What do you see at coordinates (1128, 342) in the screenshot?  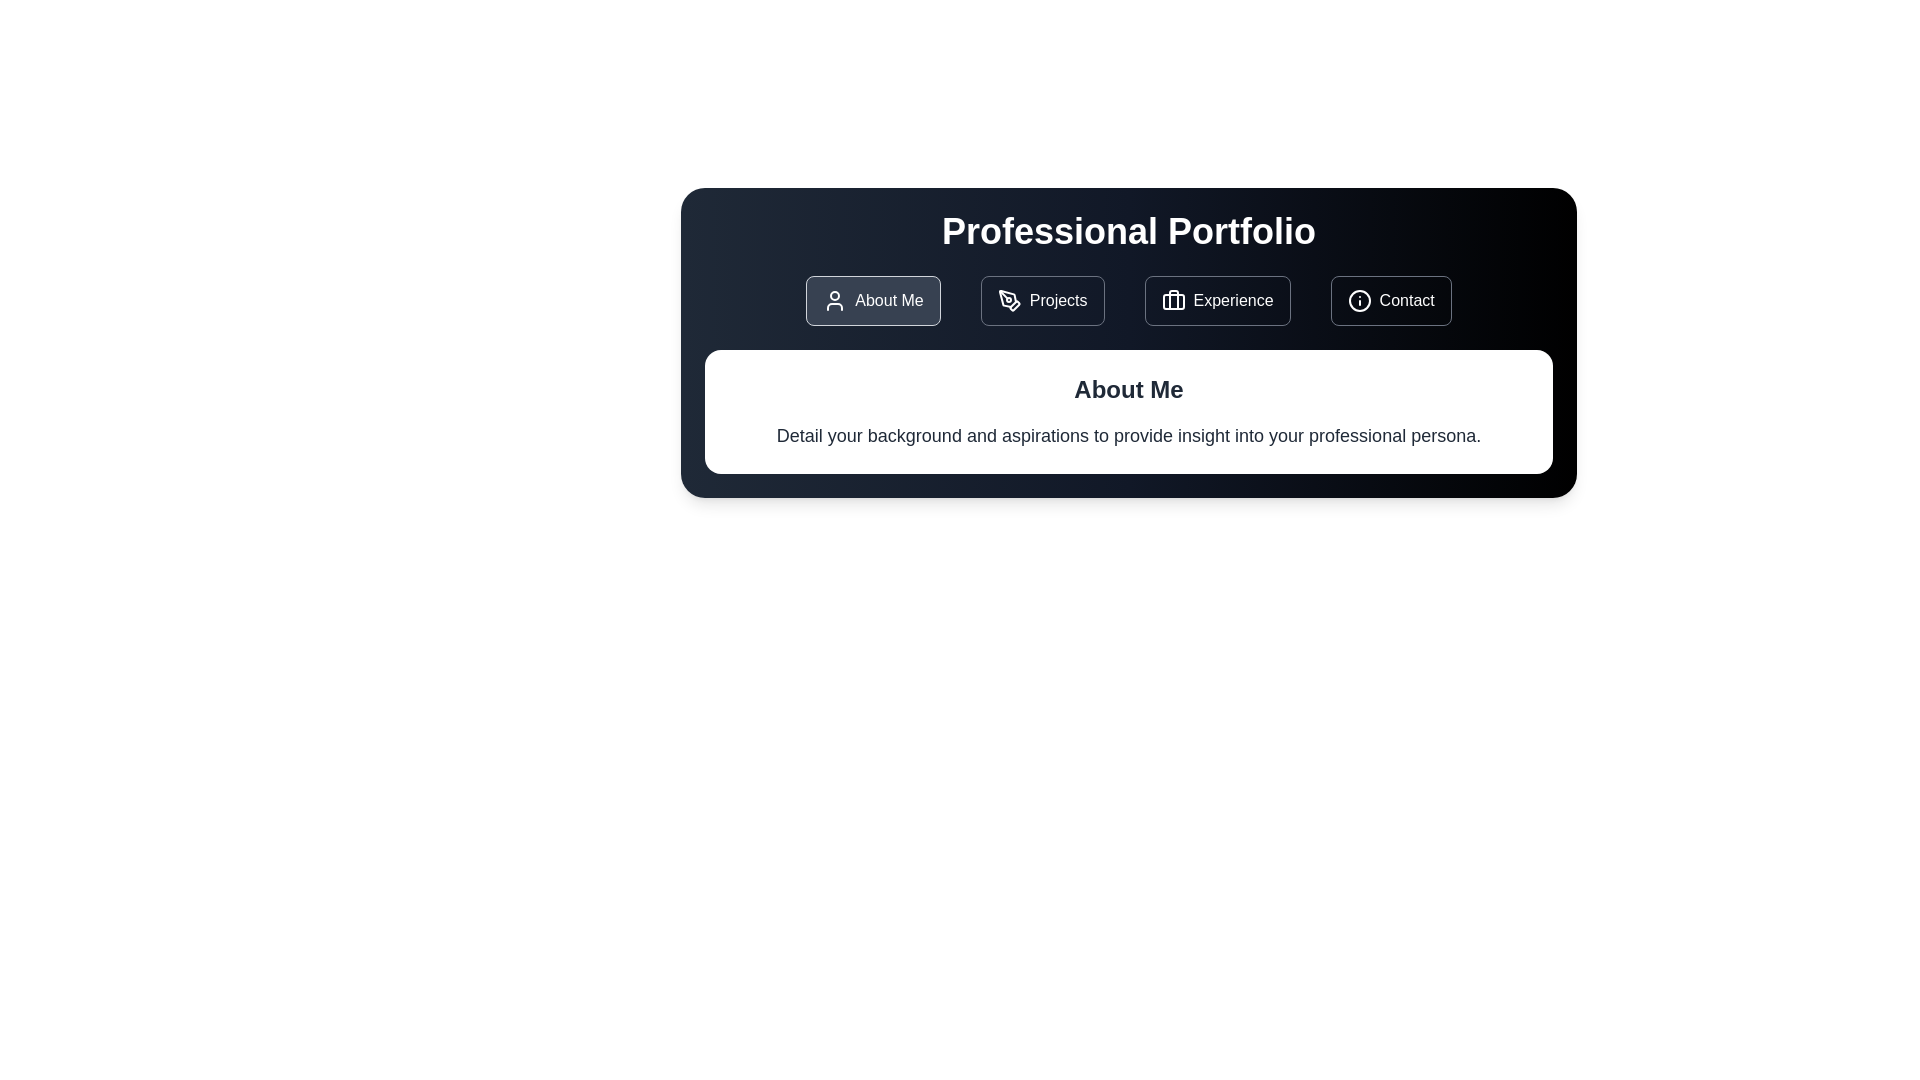 I see `the navigation buttons located in the introductory section of the portfolio, which is centrally positioned below the fixed header` at bounding box center [1128, 342].